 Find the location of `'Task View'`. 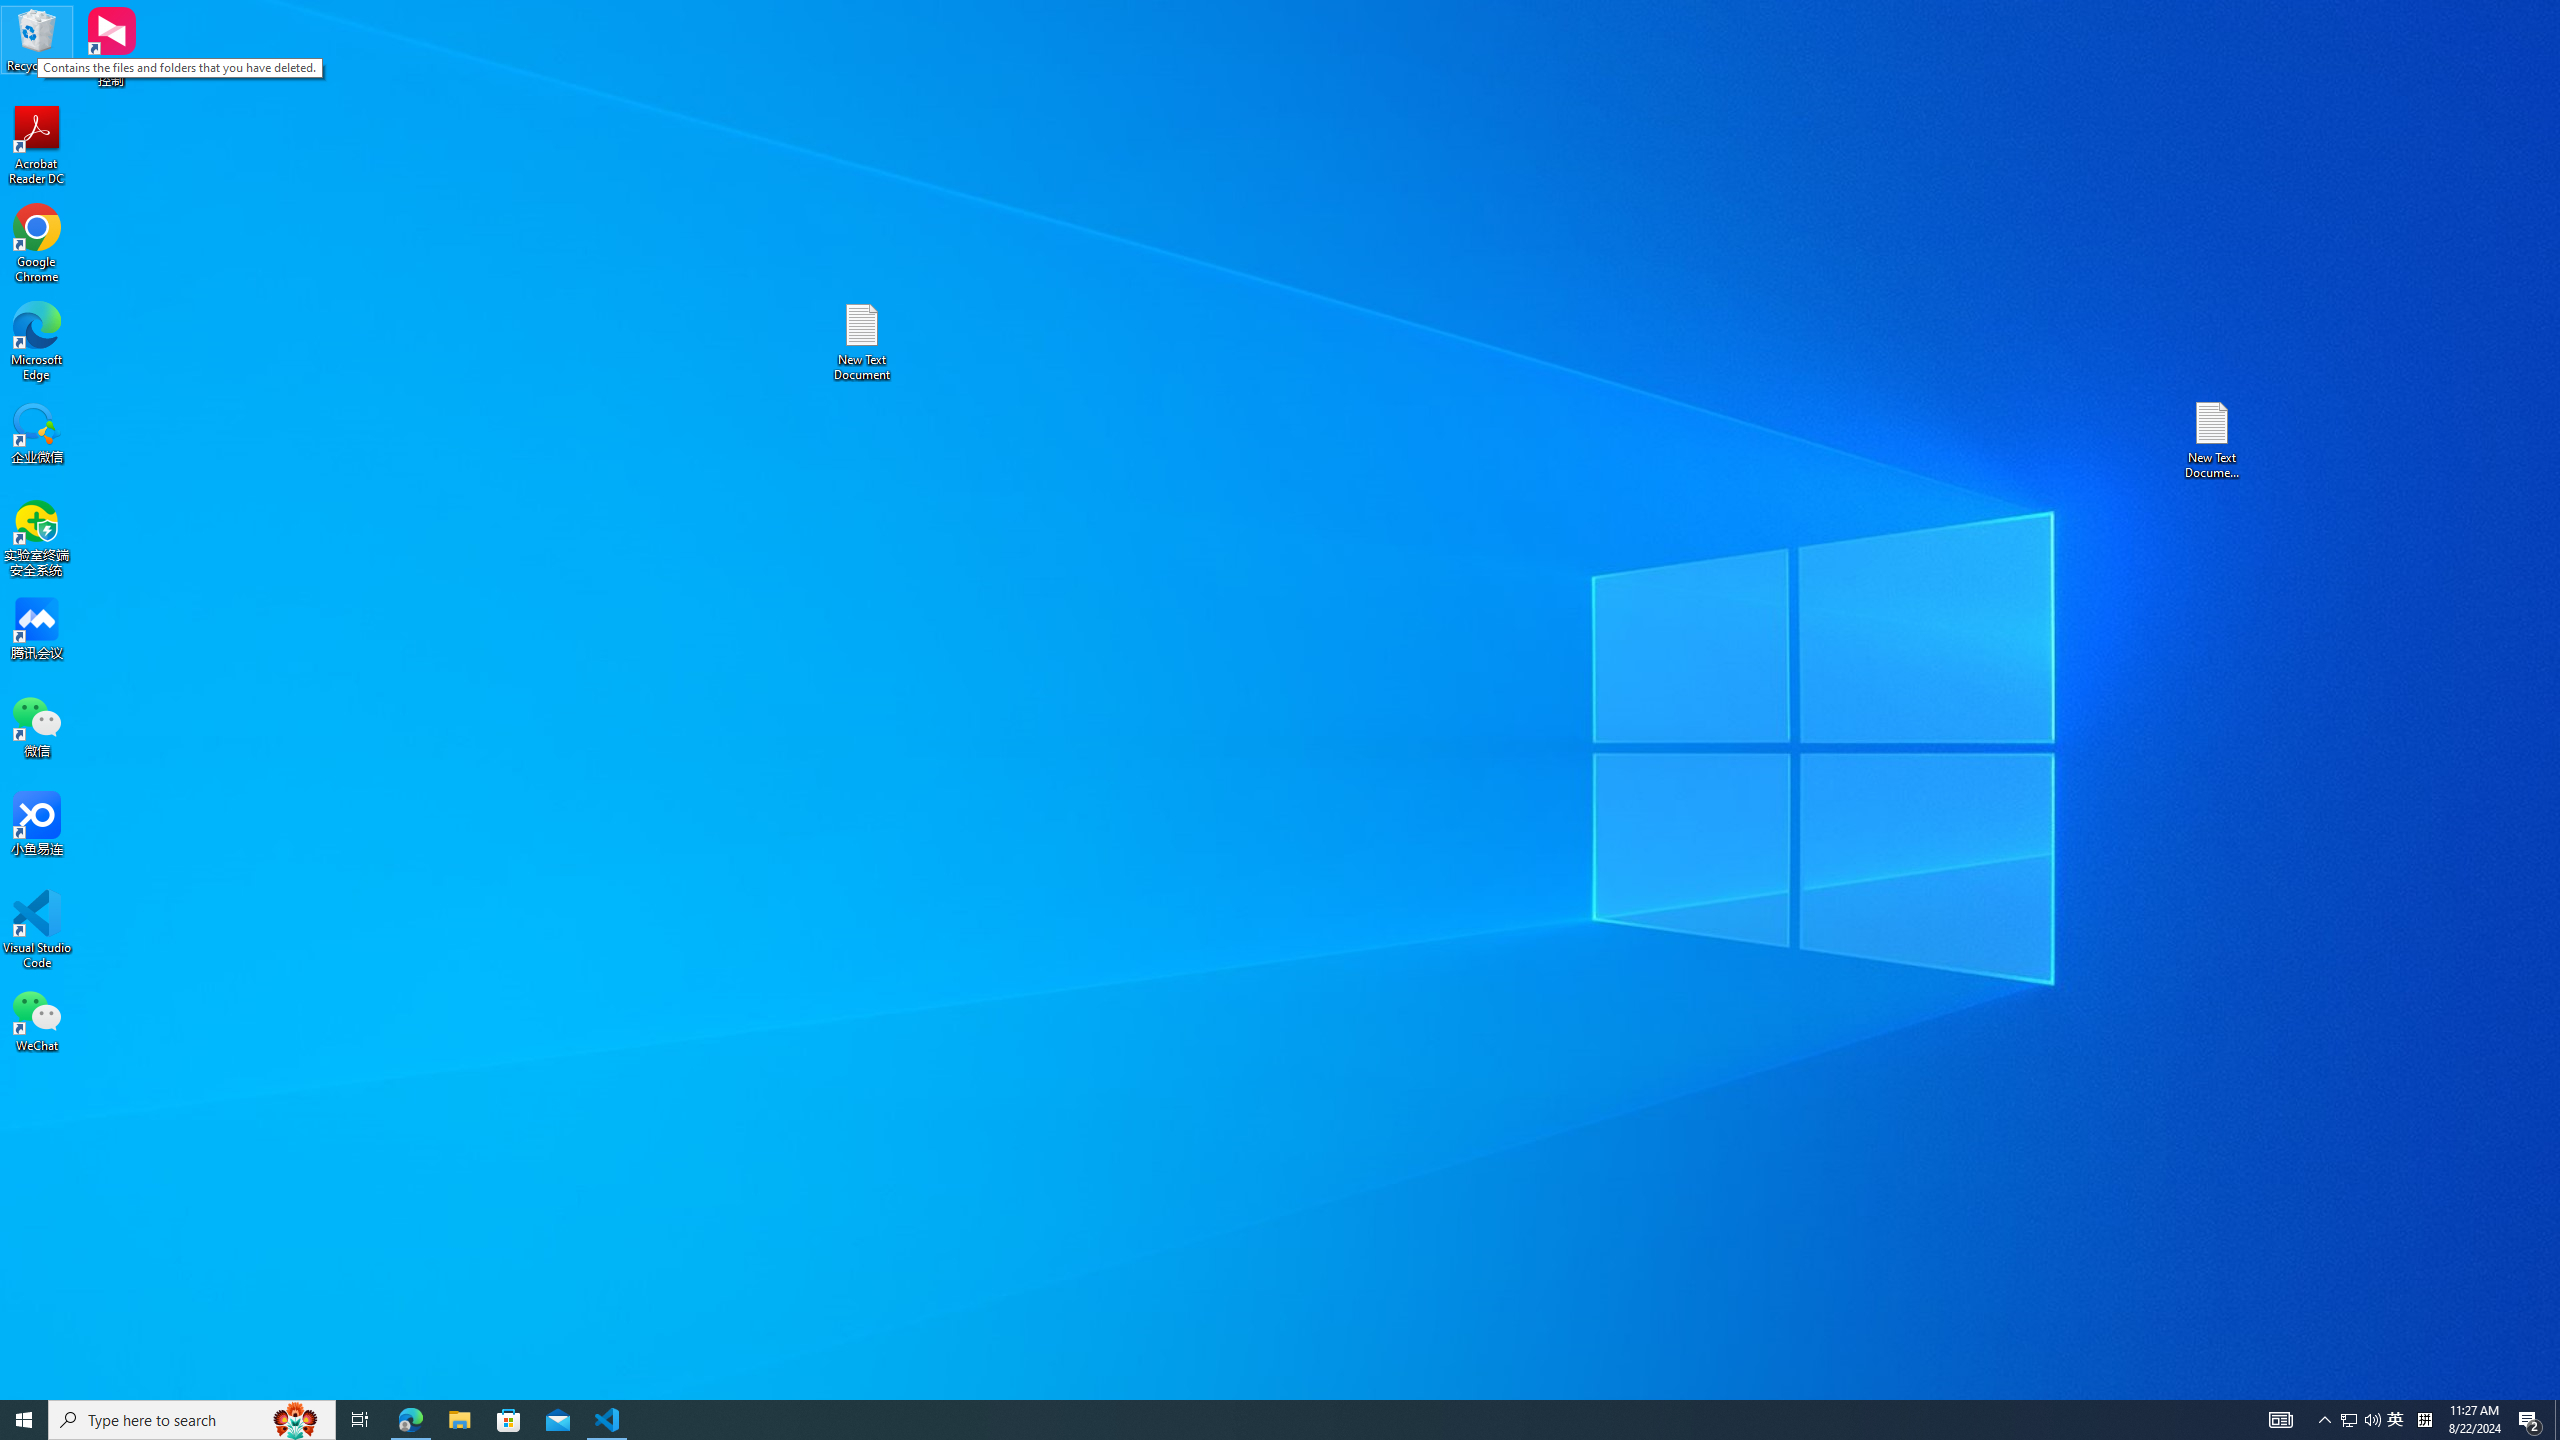

'Task View' is located at coordinates (358, 1418).